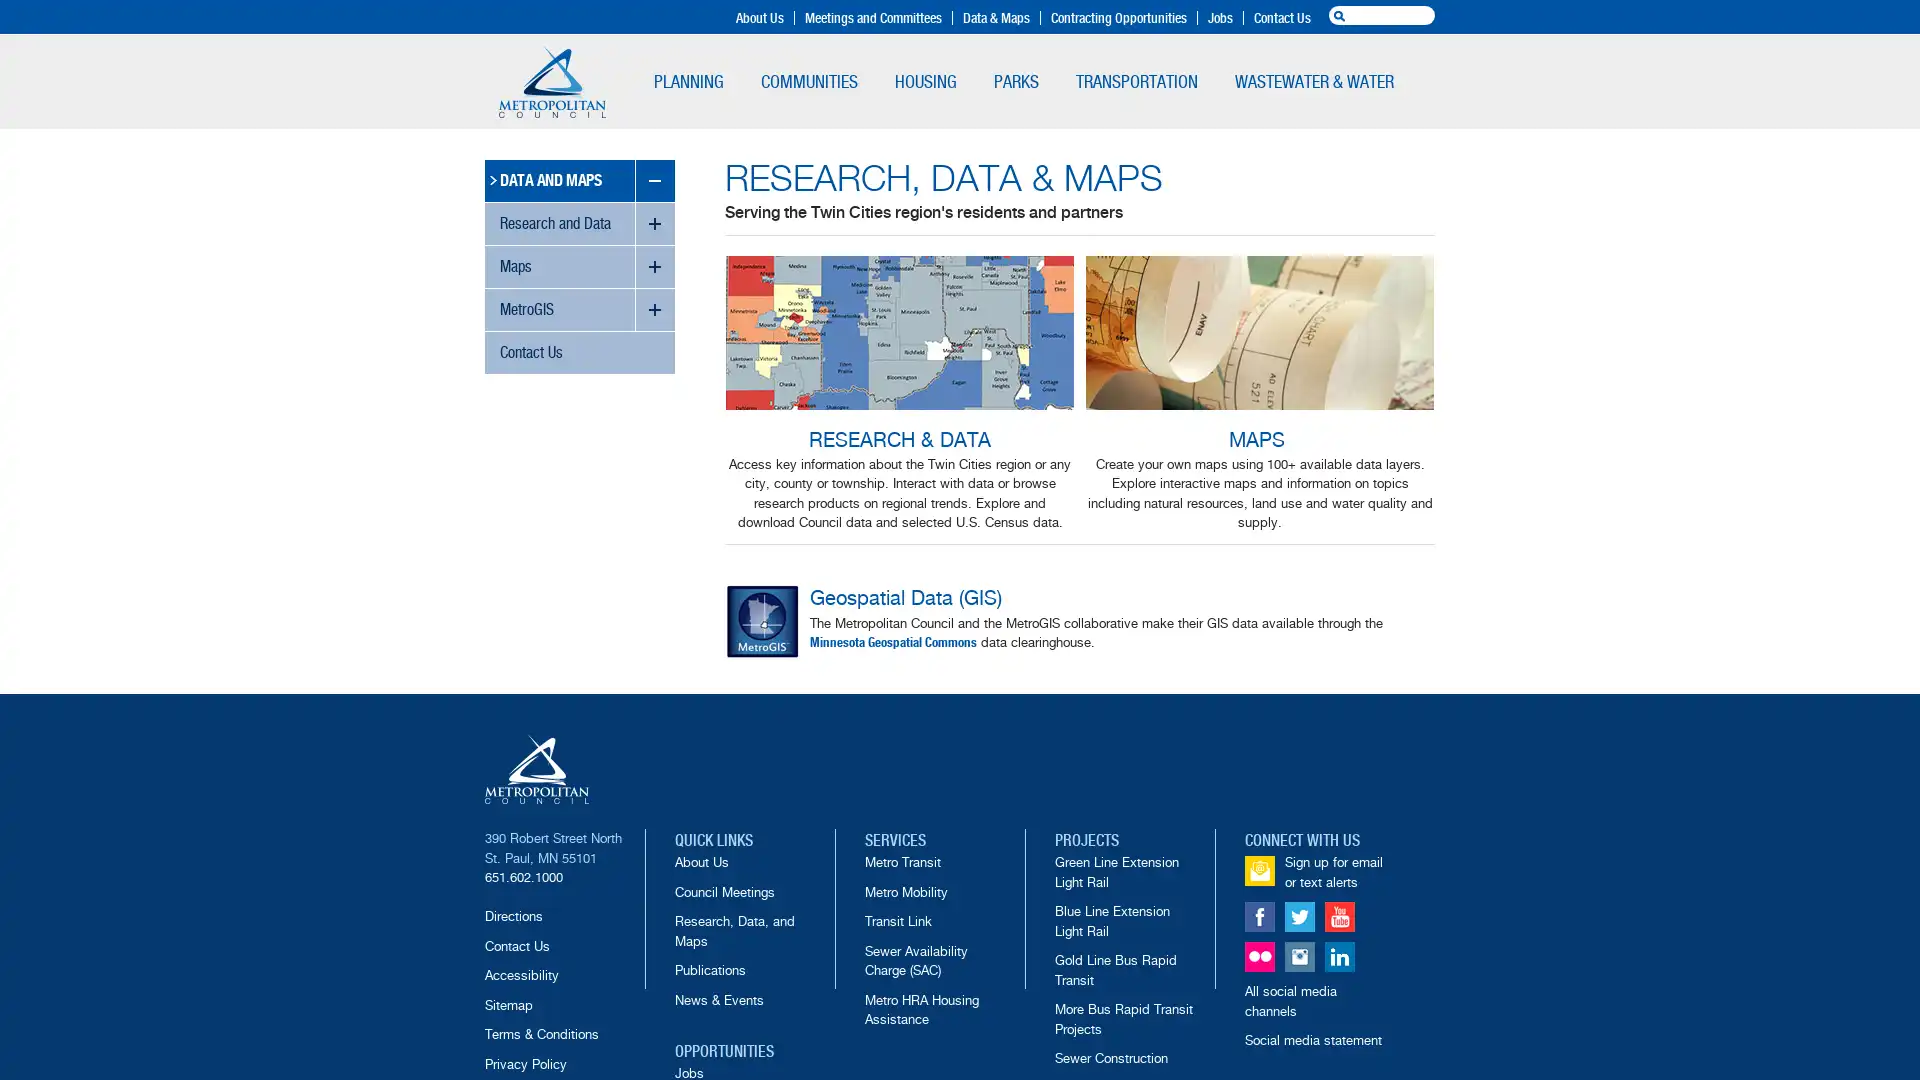 This screenshot has width=1920, height=1080. Describe the element at coordinates (654, 181) in the screenshot. I see `toggle sub-menus for Data and Maps` at that location.